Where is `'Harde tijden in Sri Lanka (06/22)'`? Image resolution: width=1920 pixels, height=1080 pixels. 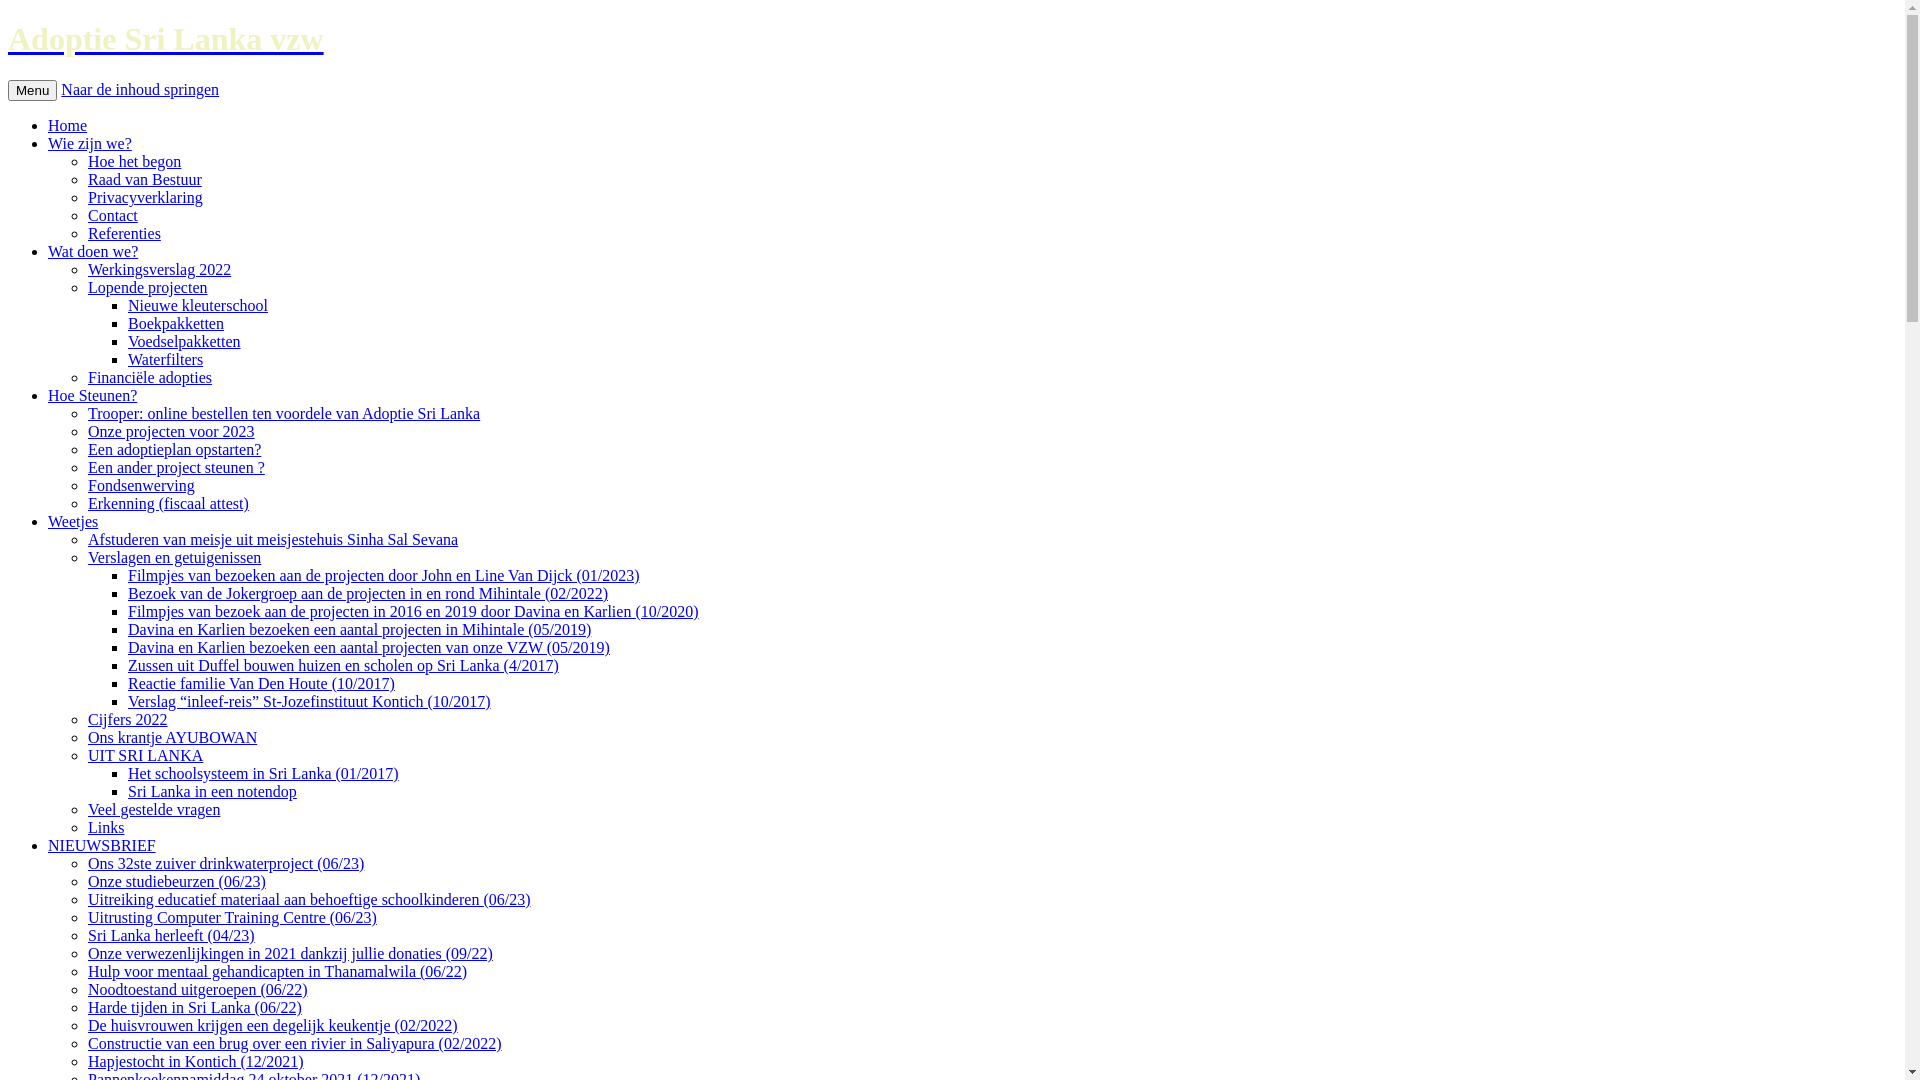 'Harde tijden in Sri Lanka (06/22)' is located at coordinates (195, 1007).